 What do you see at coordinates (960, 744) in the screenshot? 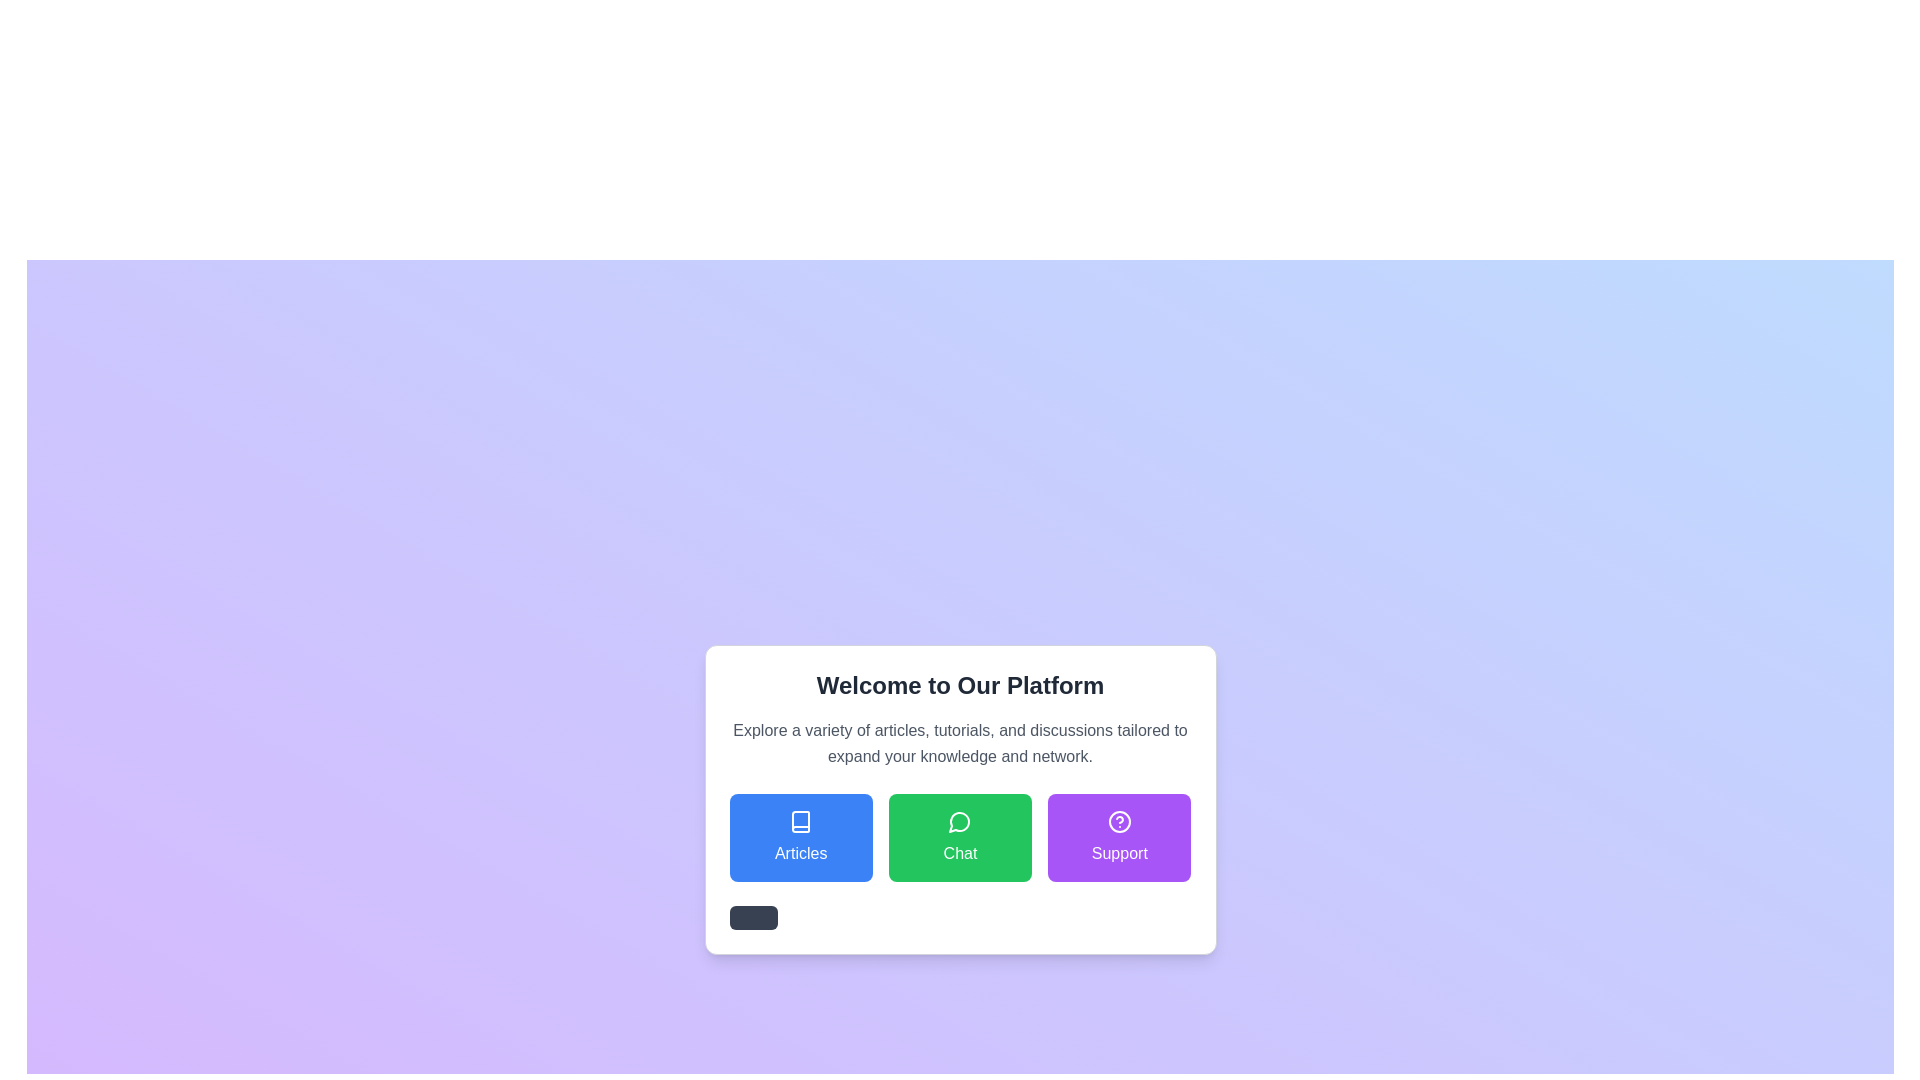
I see `the informative descriptive text located below the title 'Welcome to Our Platform' and above the buttons labeled 'Articles', 'Chat', and 'Support'` at bounding box center [960, 744].